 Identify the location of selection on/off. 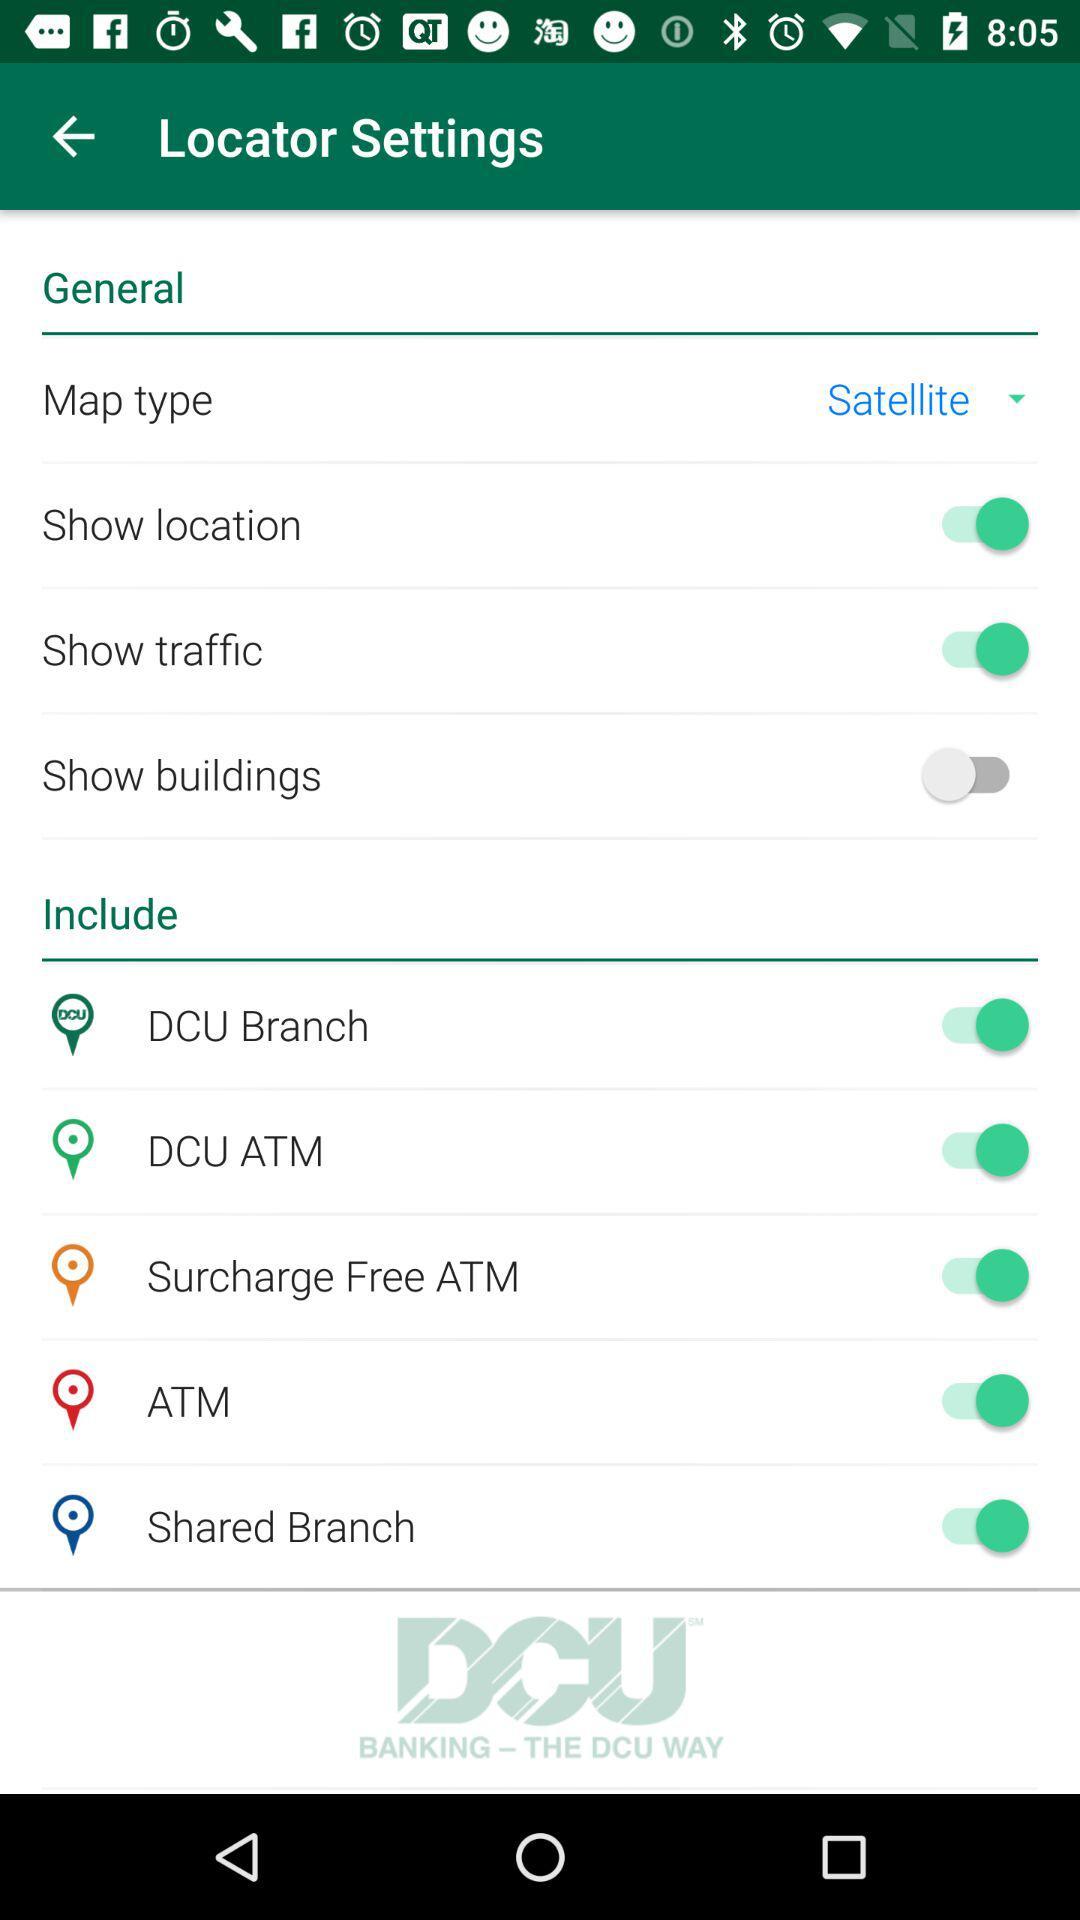
(974, 772).